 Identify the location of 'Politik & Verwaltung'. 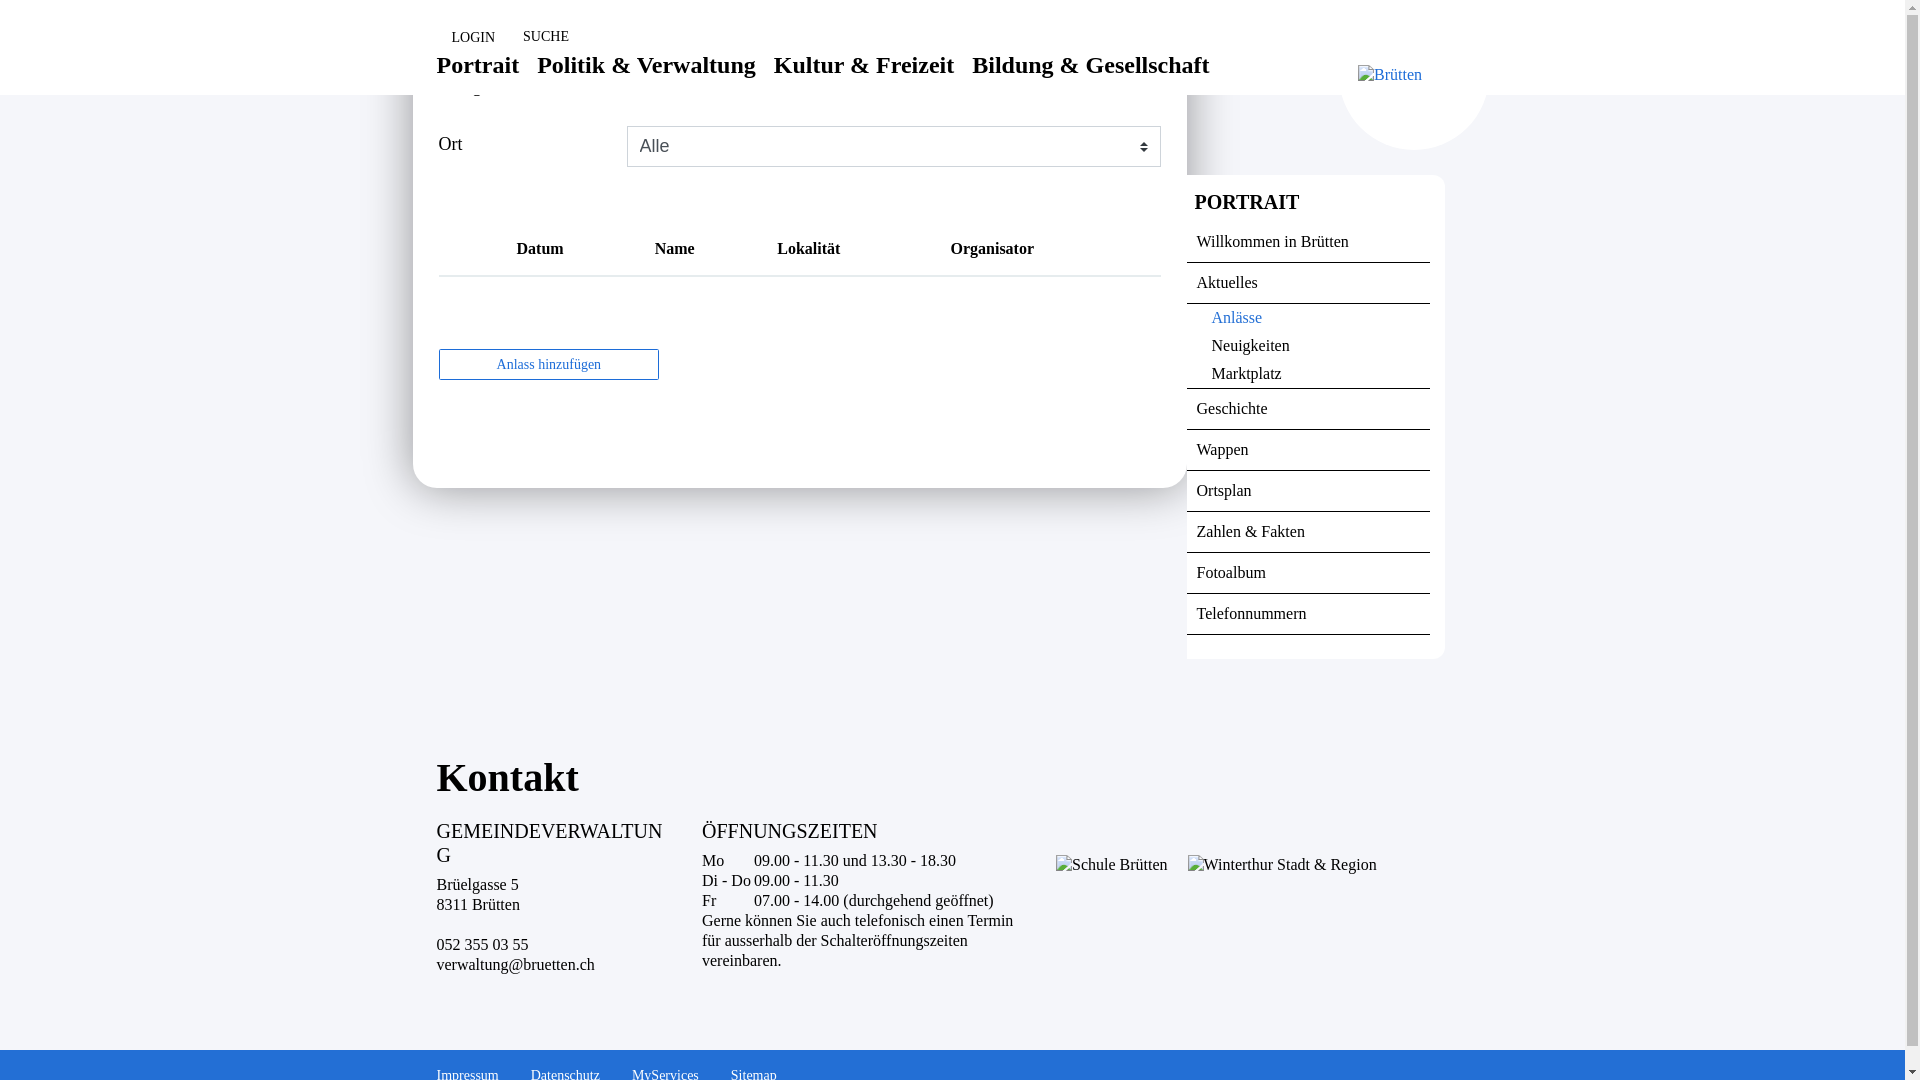
(646, 80).